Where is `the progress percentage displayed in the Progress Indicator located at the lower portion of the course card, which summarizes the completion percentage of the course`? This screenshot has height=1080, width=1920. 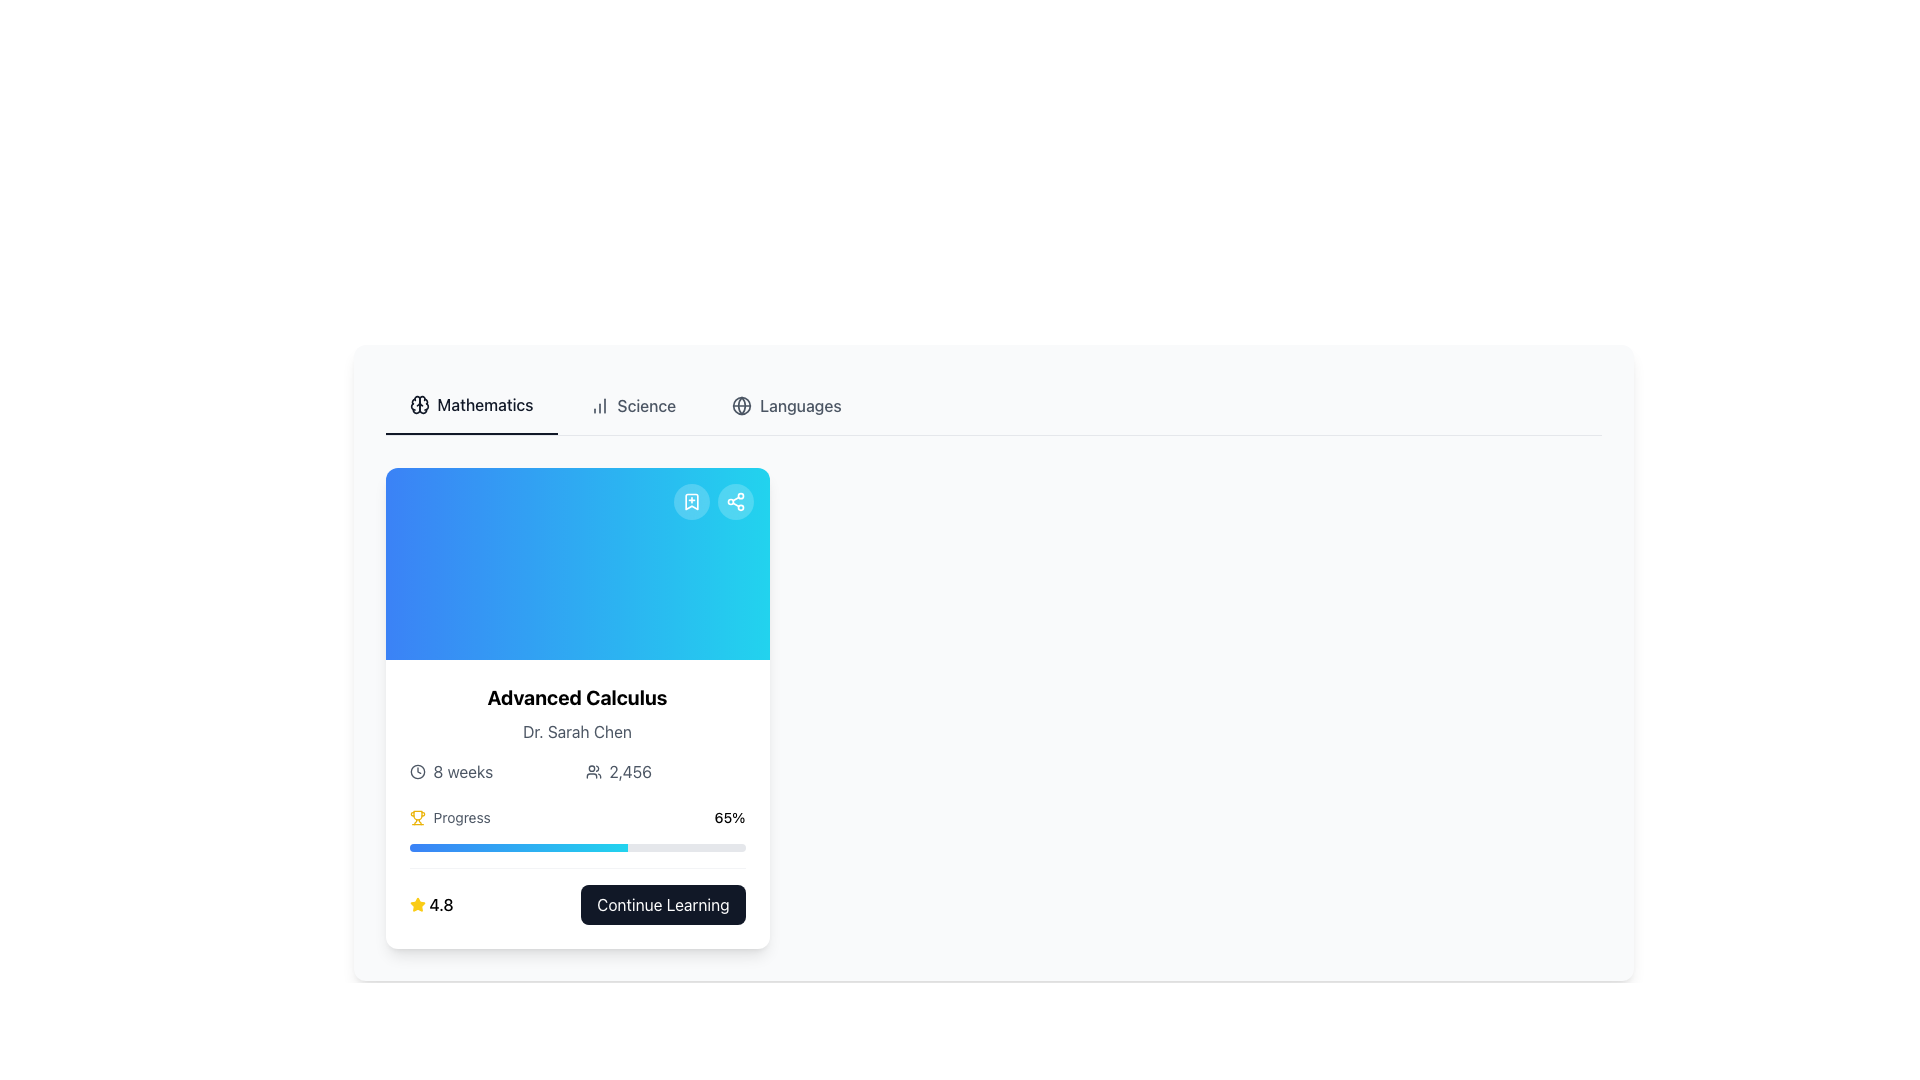 the progress percentage displayed in the Progress Indicator located at the lower portion of the course card, which summarizes the completion percentage of the course is located at coordinates (576, 865).